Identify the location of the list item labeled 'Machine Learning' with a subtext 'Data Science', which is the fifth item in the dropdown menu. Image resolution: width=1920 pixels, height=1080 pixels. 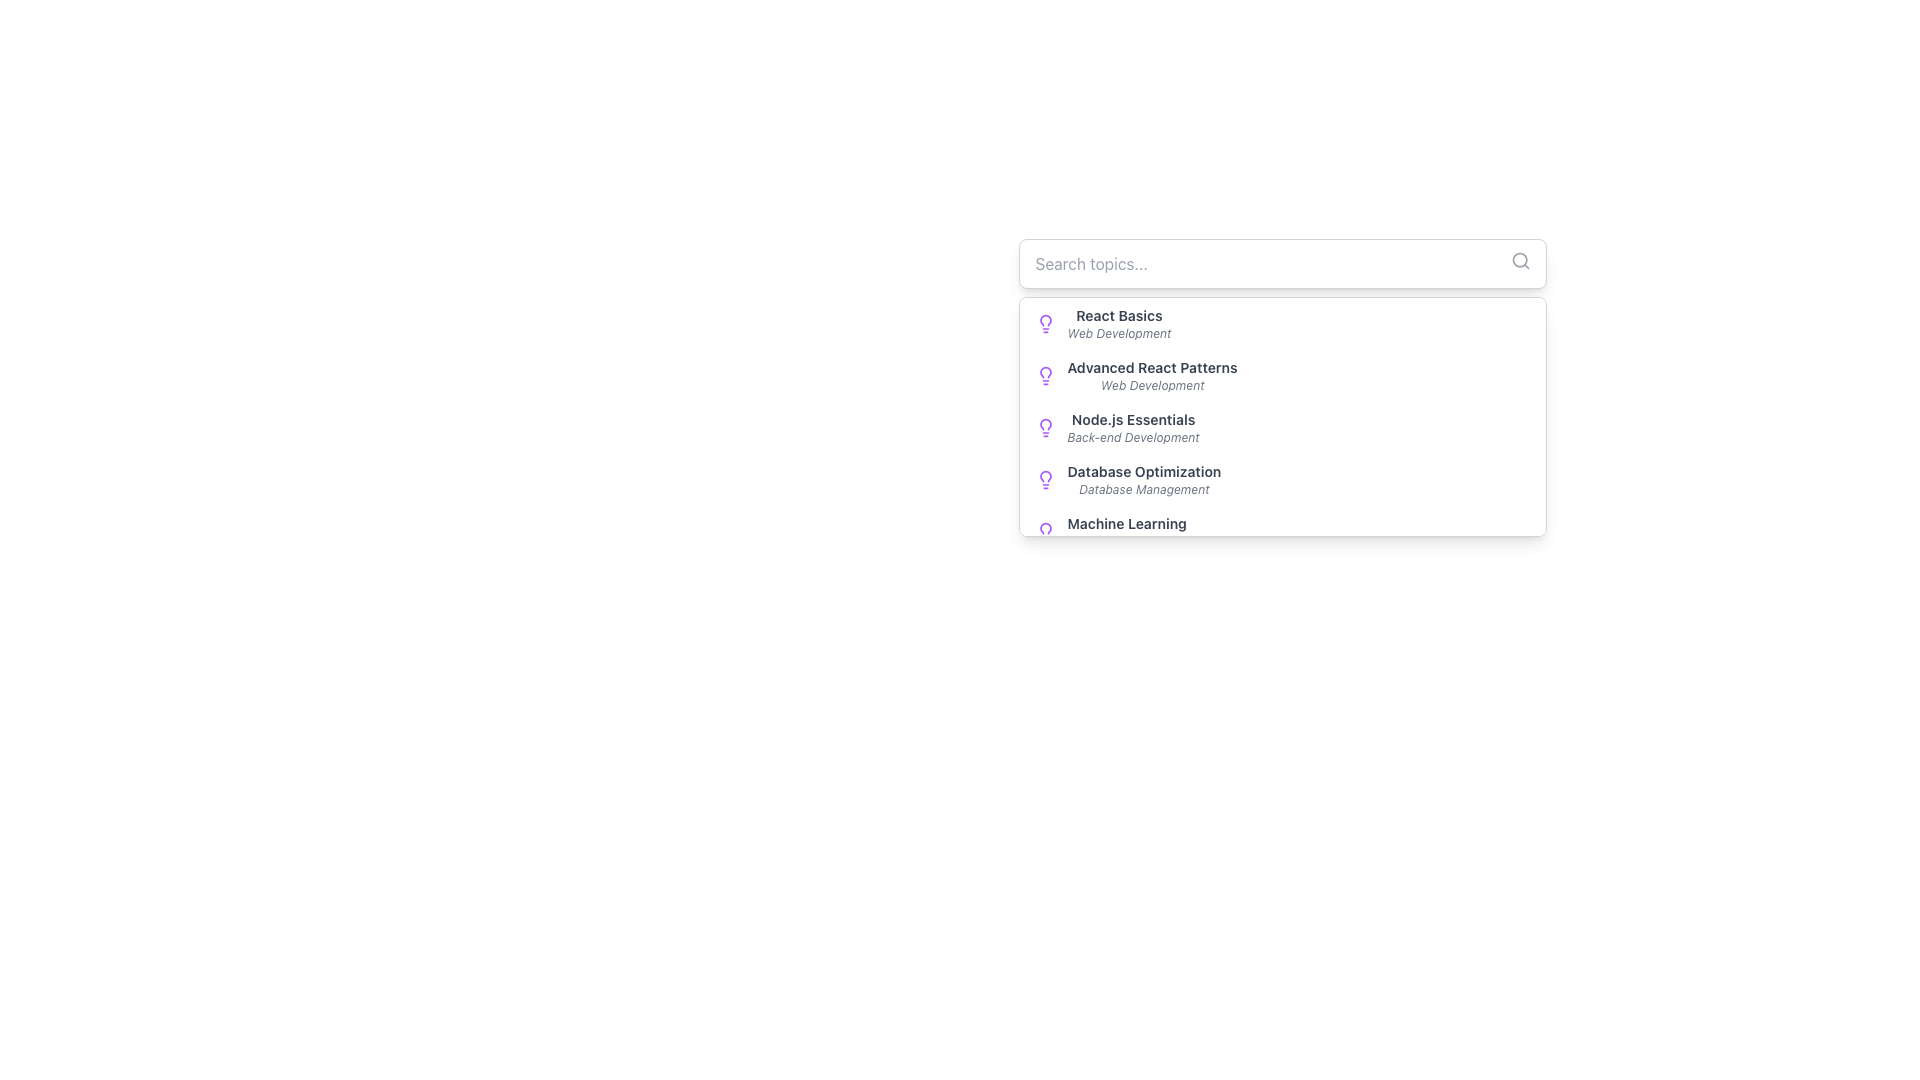
(1127, 531).